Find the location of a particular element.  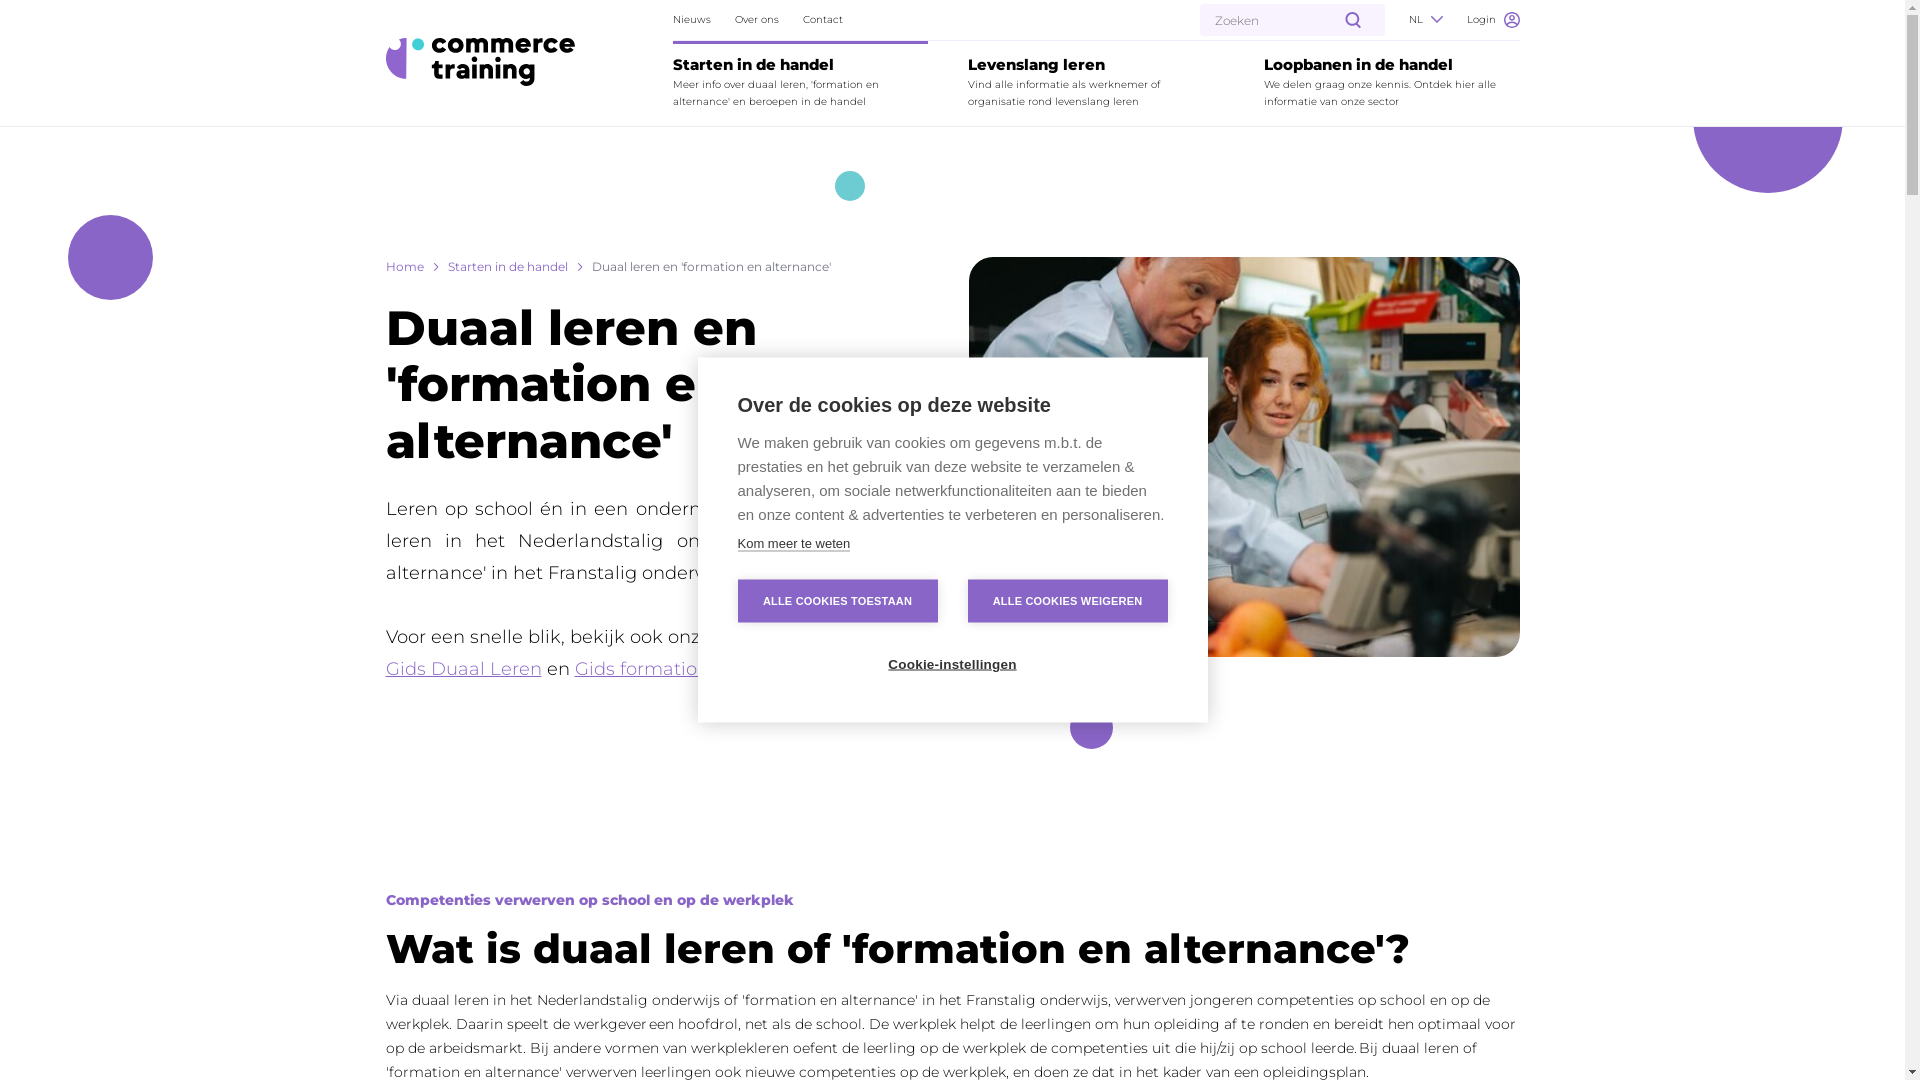

'Over ons' is located at coordinates (756, 19).